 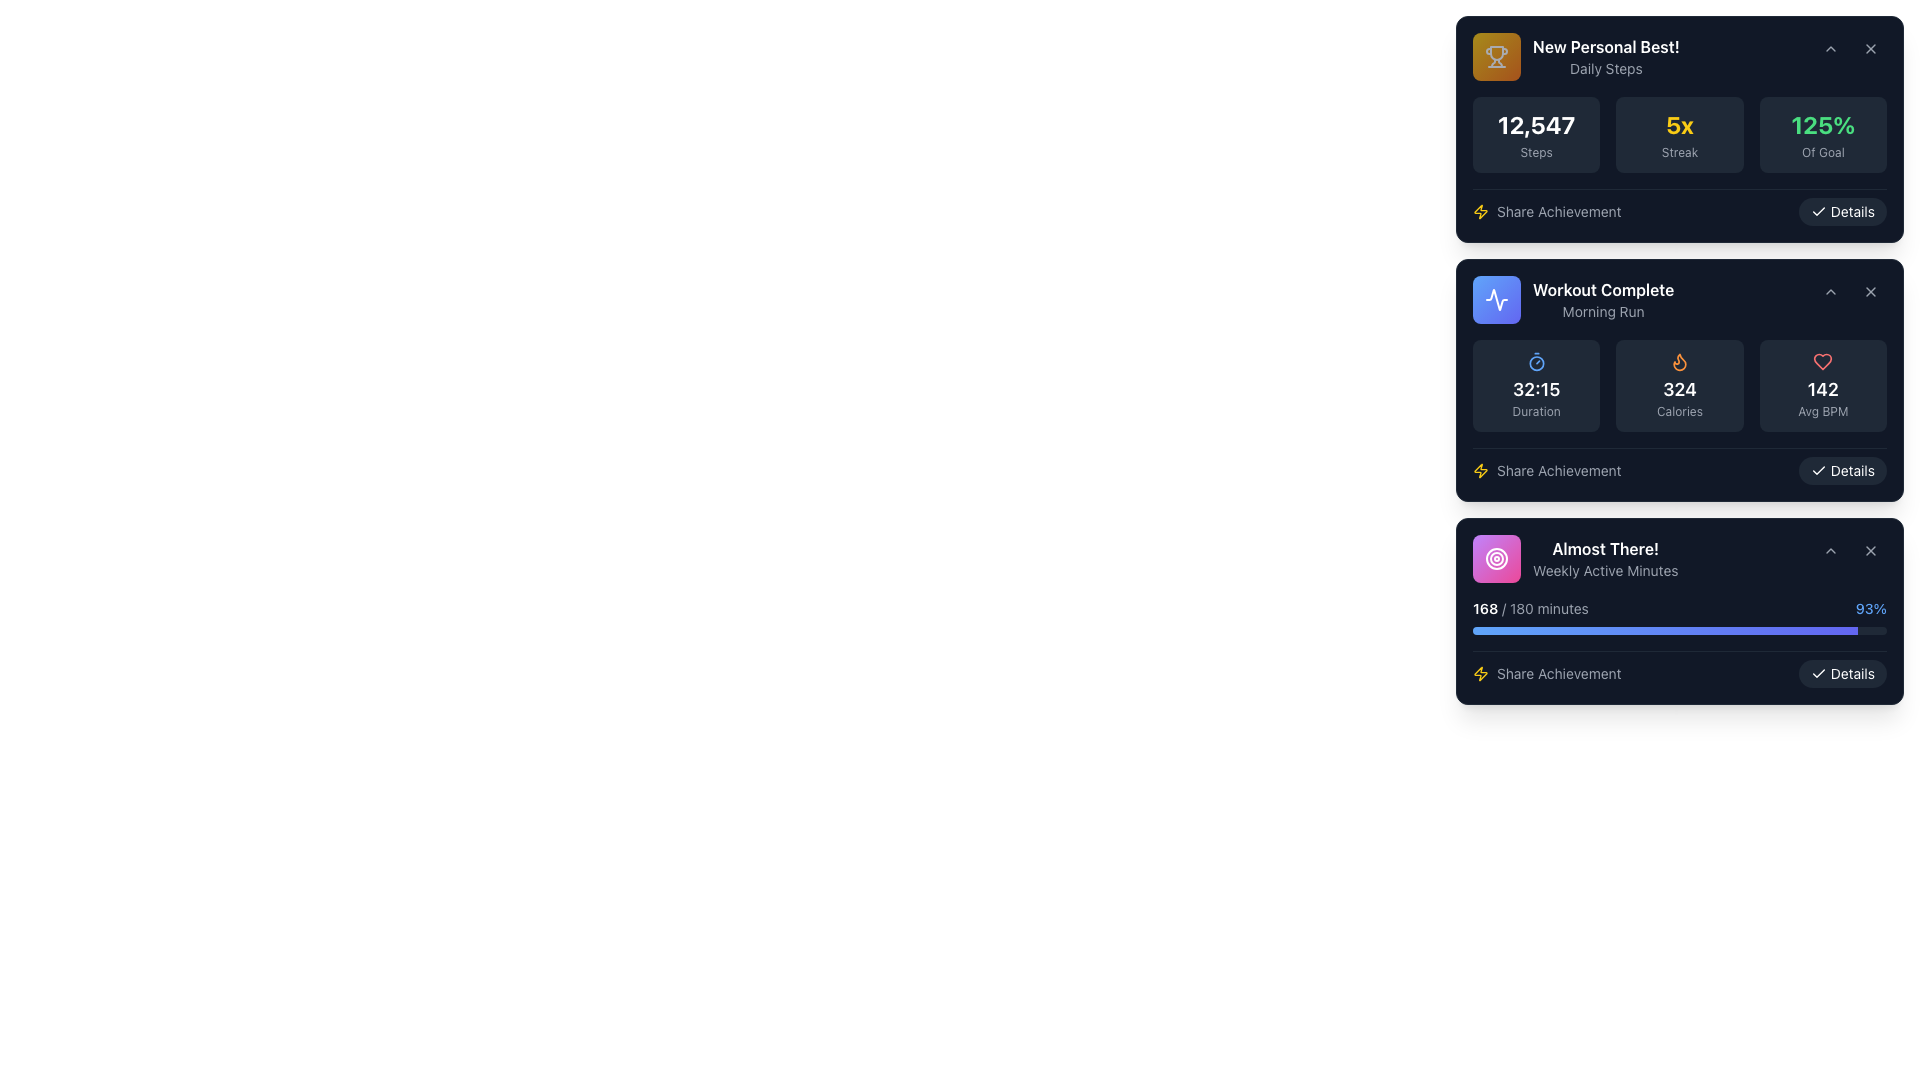 I want to click on the small downward chevron icon located in the upper-right corner of the 'New Personal Best!' card, so click(x=1830, y=48).